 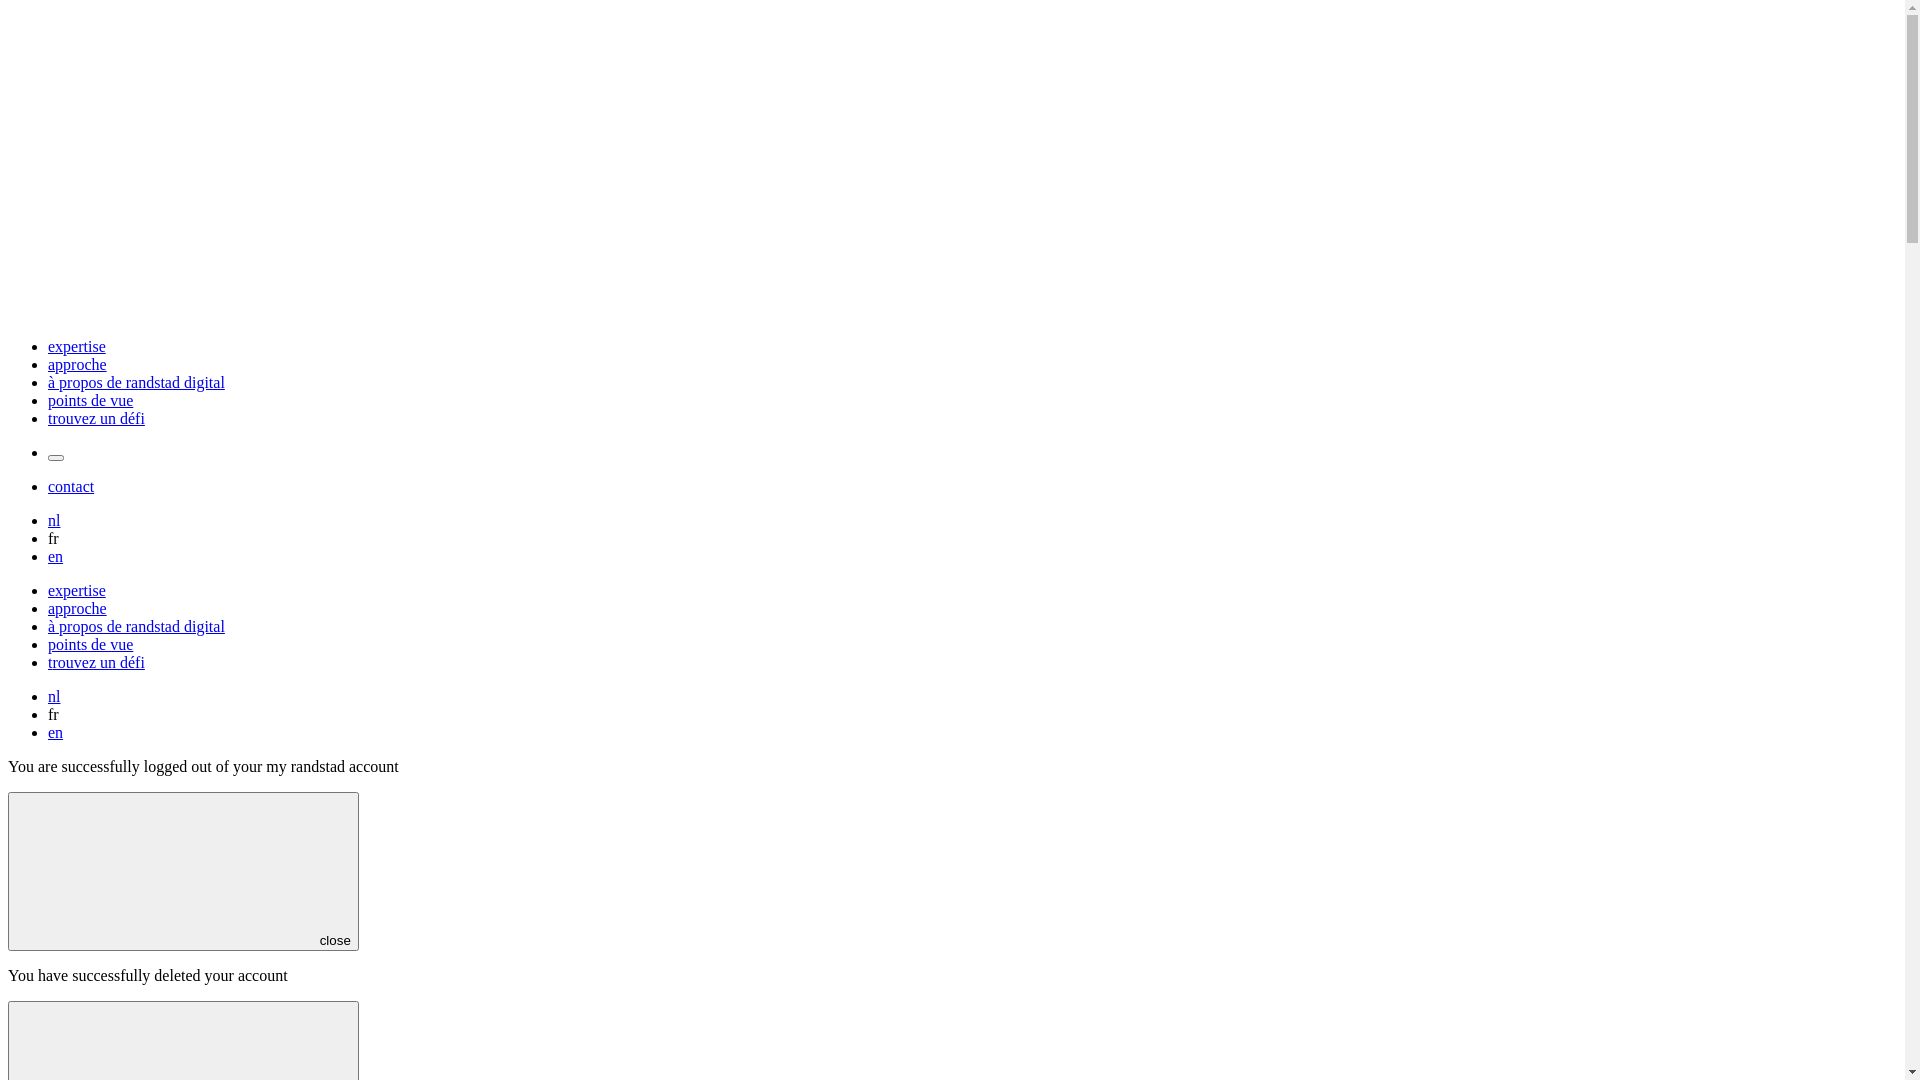 I want to click on 'expertise', so click(x=76, y=589).